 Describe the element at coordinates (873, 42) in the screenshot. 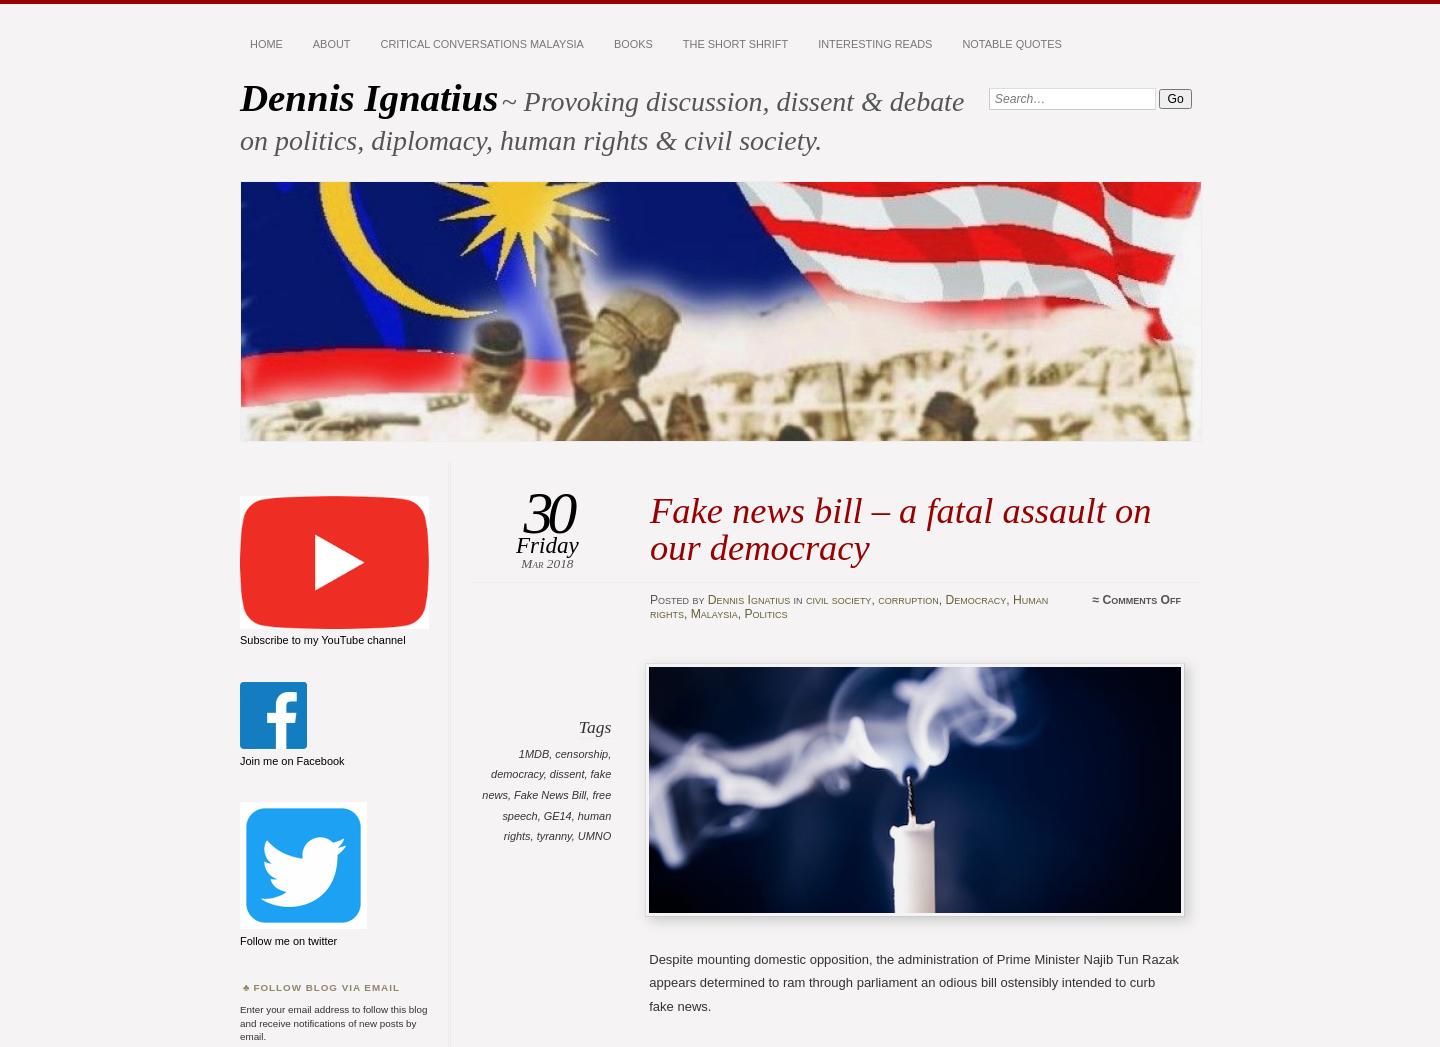

I see `'Interesting Reads'` at that location.